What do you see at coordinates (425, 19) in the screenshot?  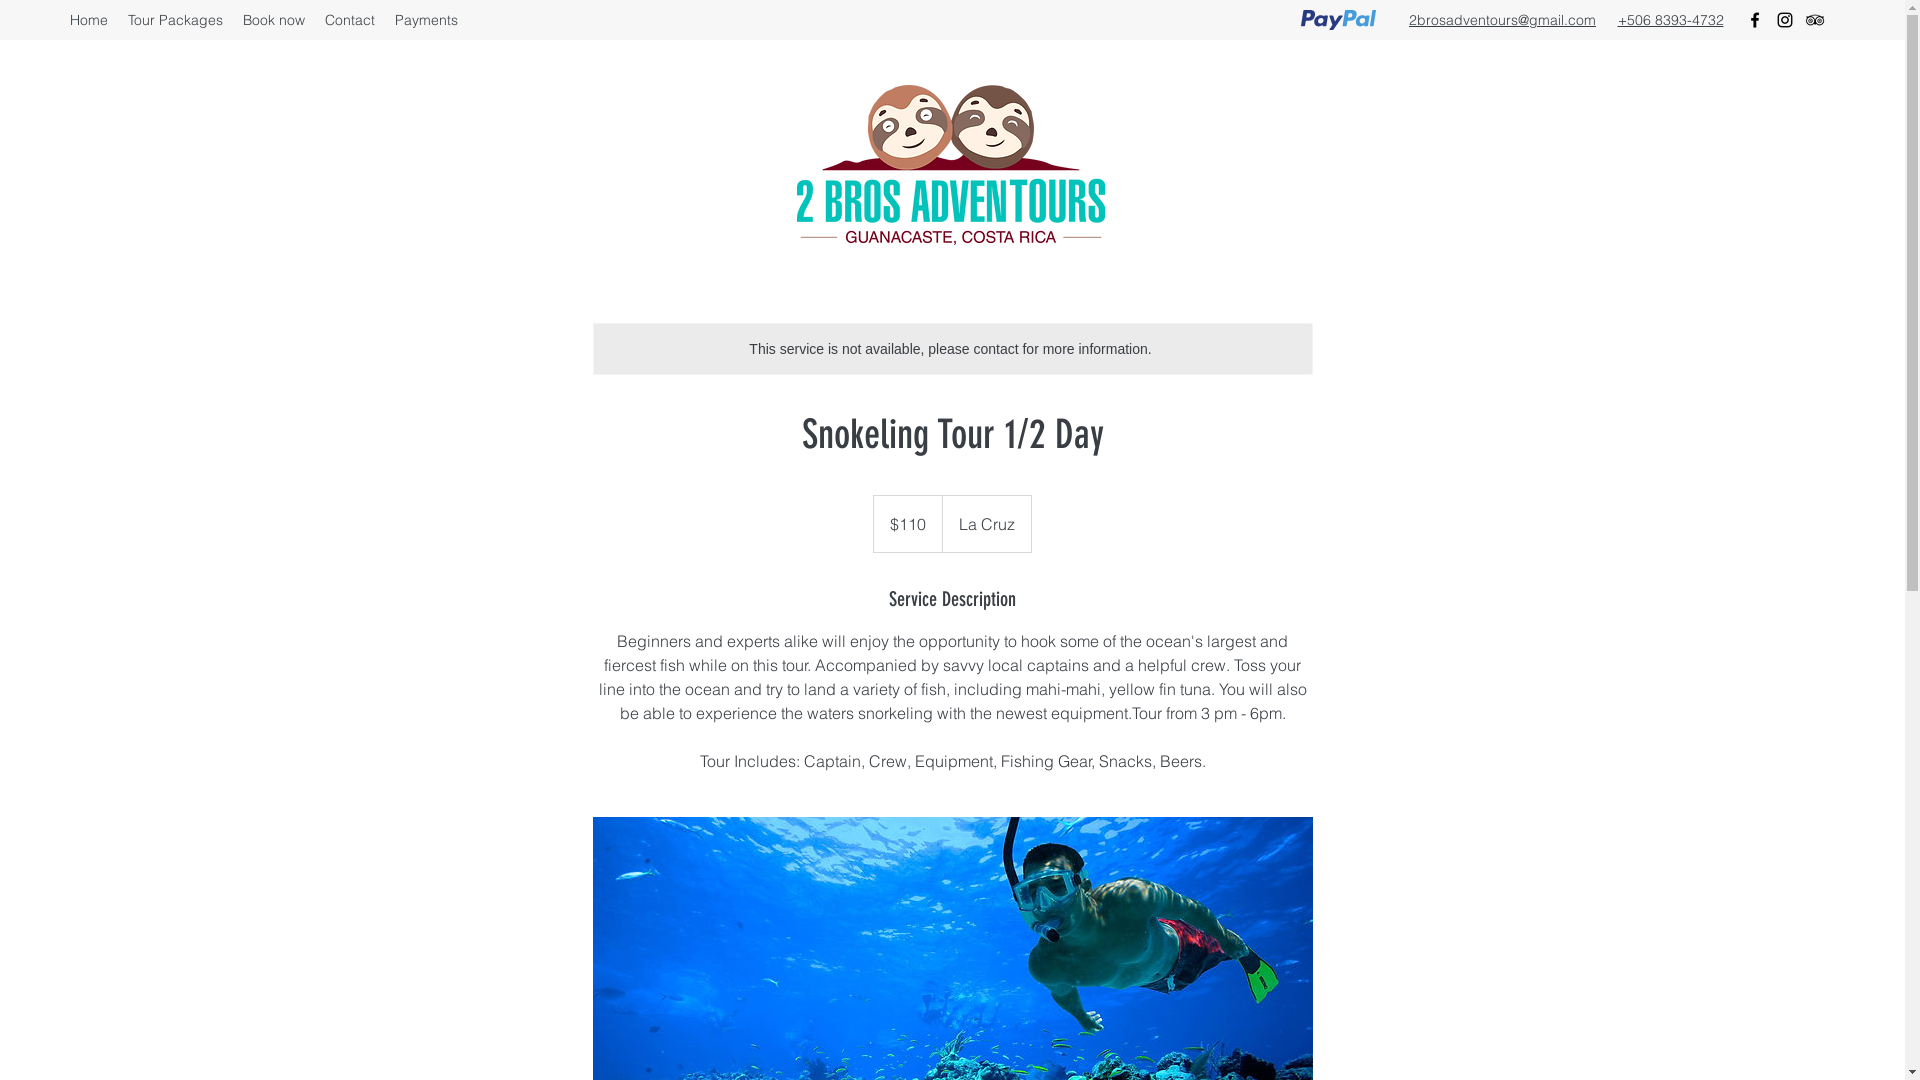 I see `'Payments'` at bounding box center [425, 19].